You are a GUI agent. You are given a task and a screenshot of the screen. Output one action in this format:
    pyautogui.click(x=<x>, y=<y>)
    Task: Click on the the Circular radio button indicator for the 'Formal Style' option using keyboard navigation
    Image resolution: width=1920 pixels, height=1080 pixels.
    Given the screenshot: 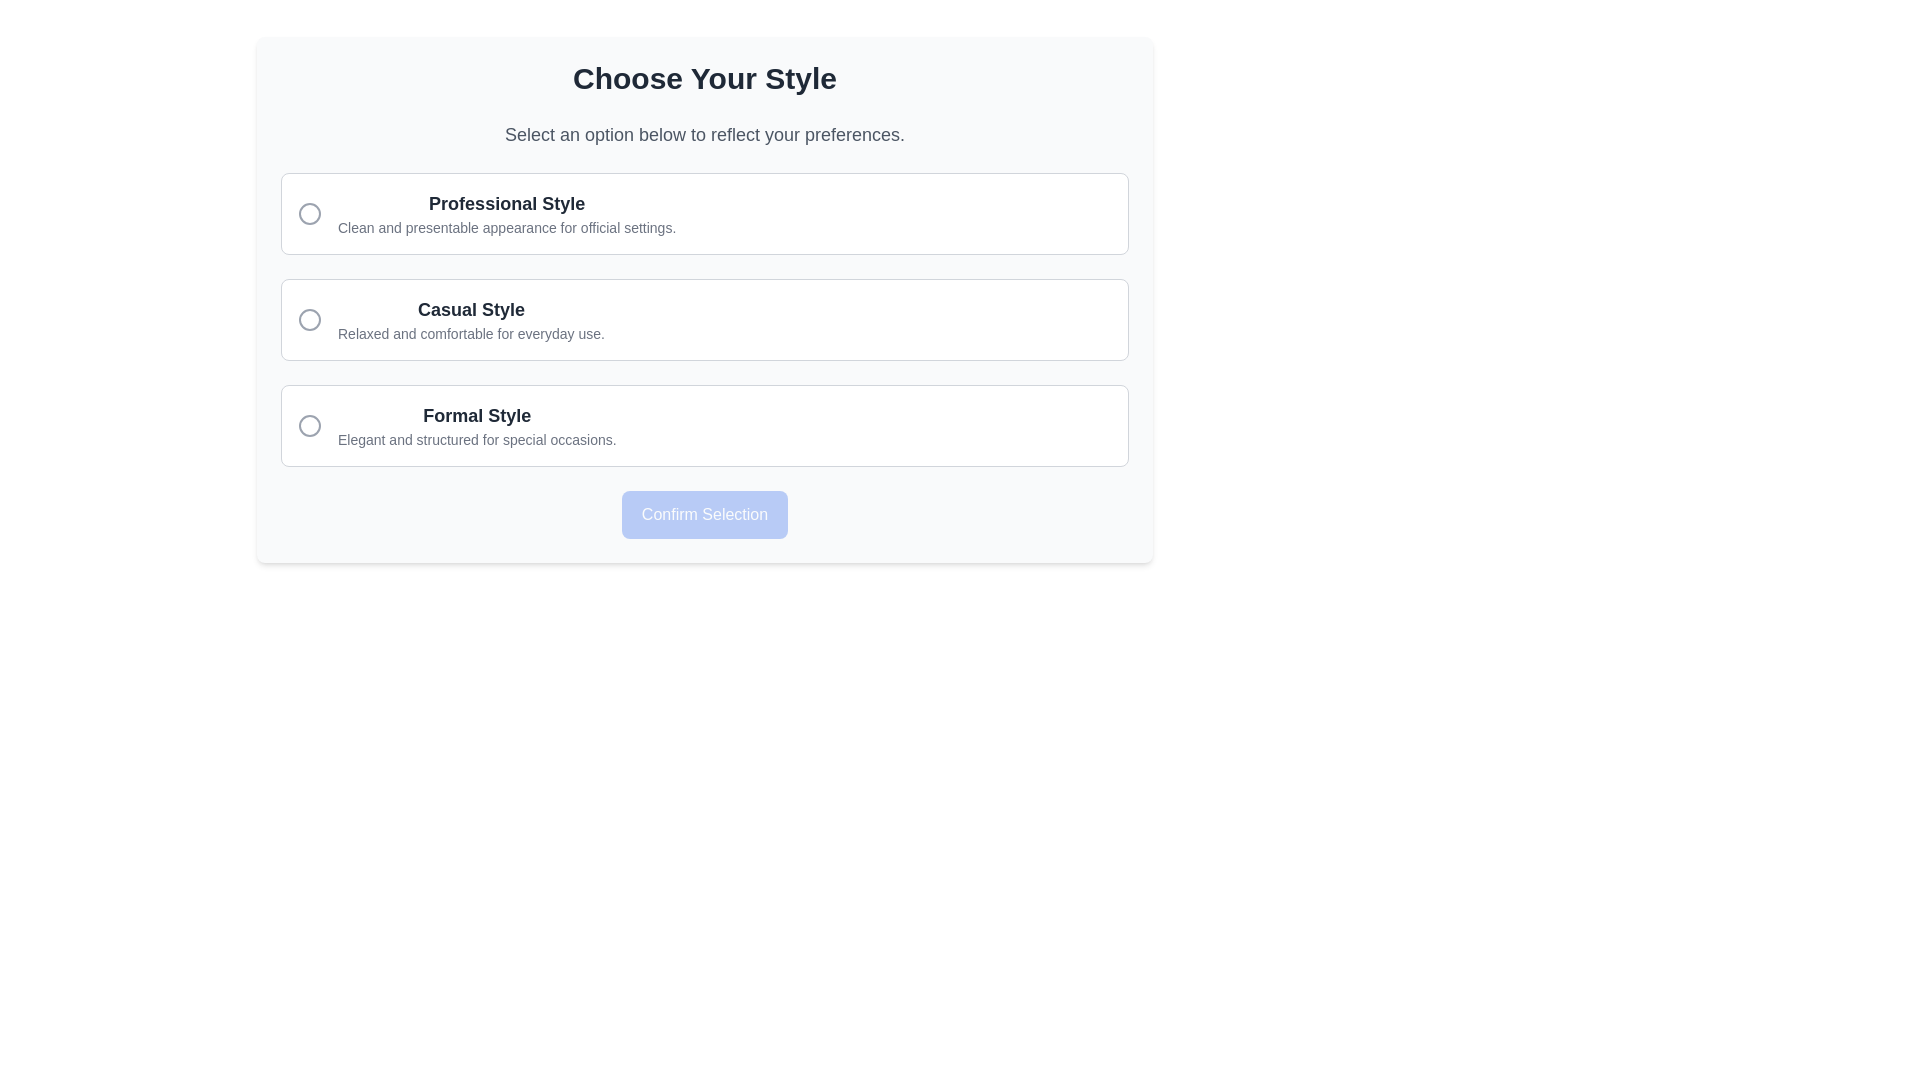 What is the action you would take?
    pyautogui.click(x=309, y=424)
    